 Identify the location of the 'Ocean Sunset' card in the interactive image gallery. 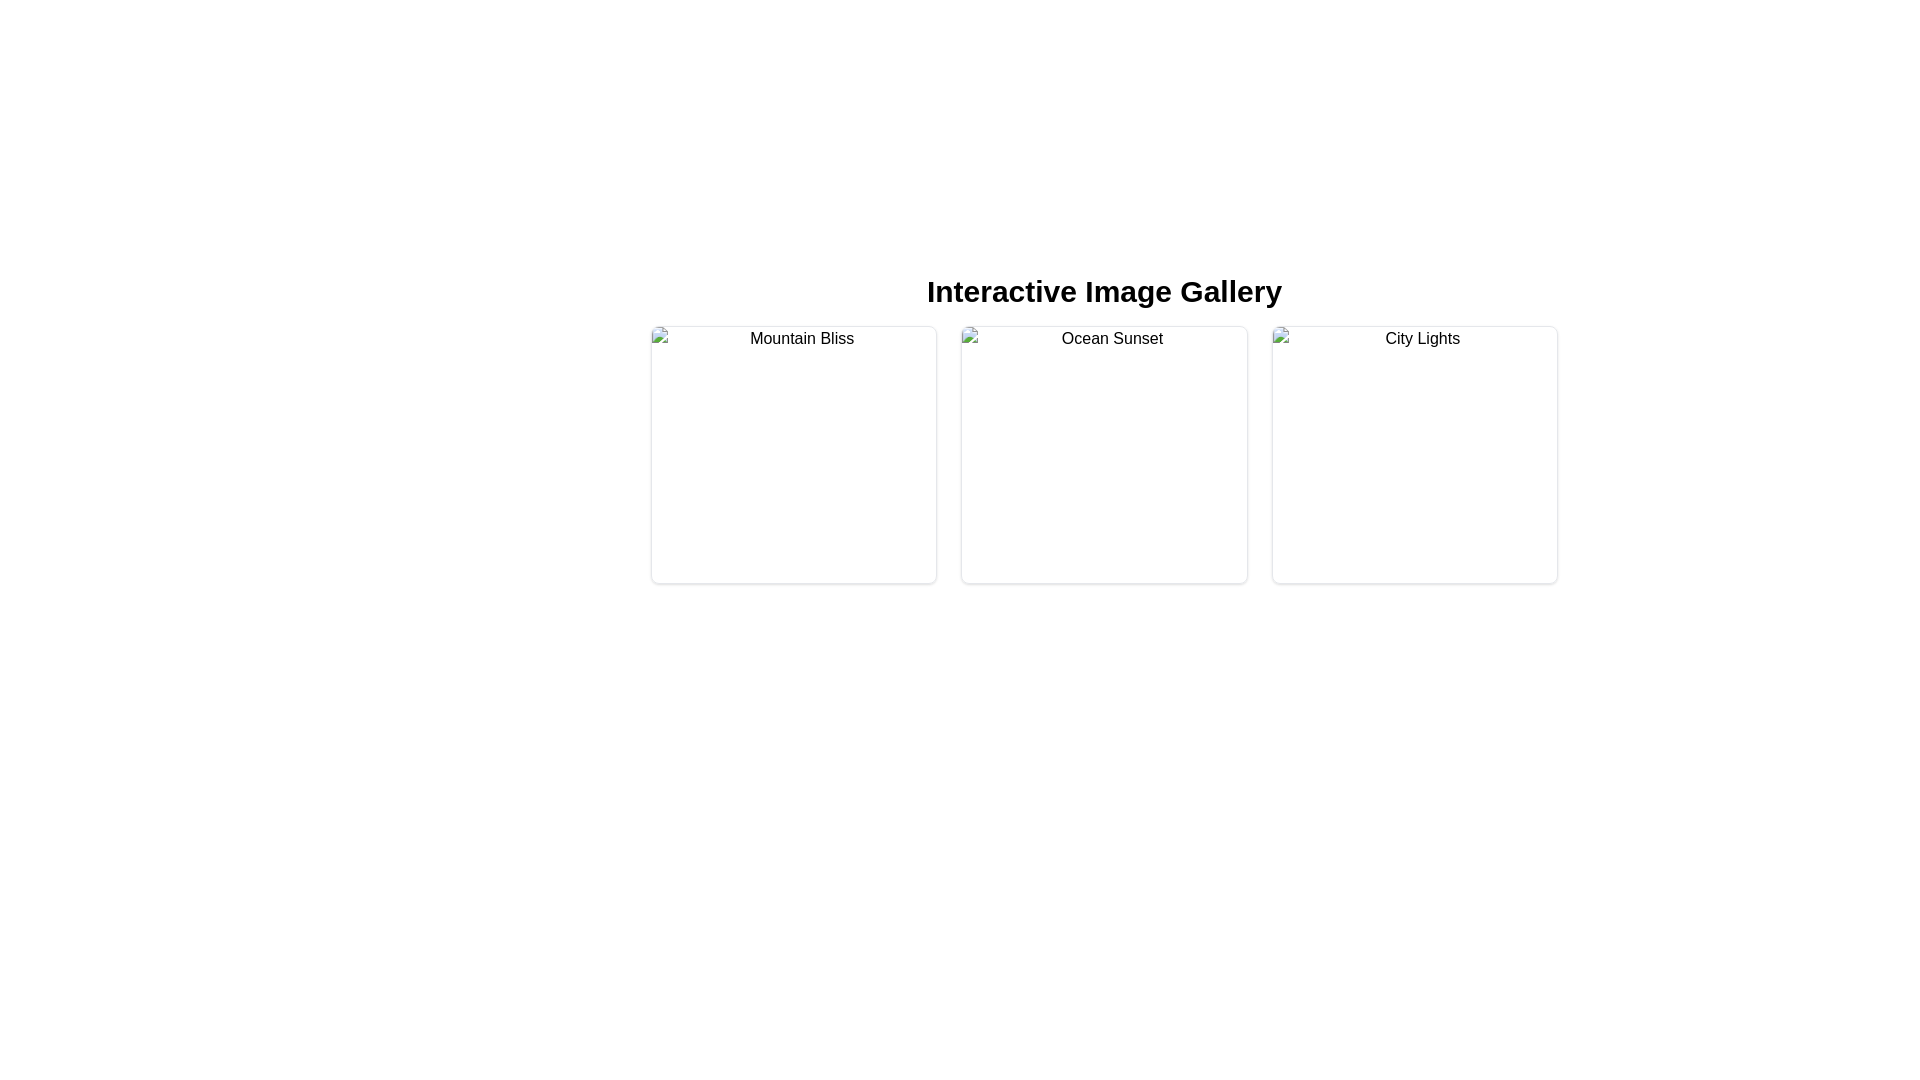
(1103, 455).